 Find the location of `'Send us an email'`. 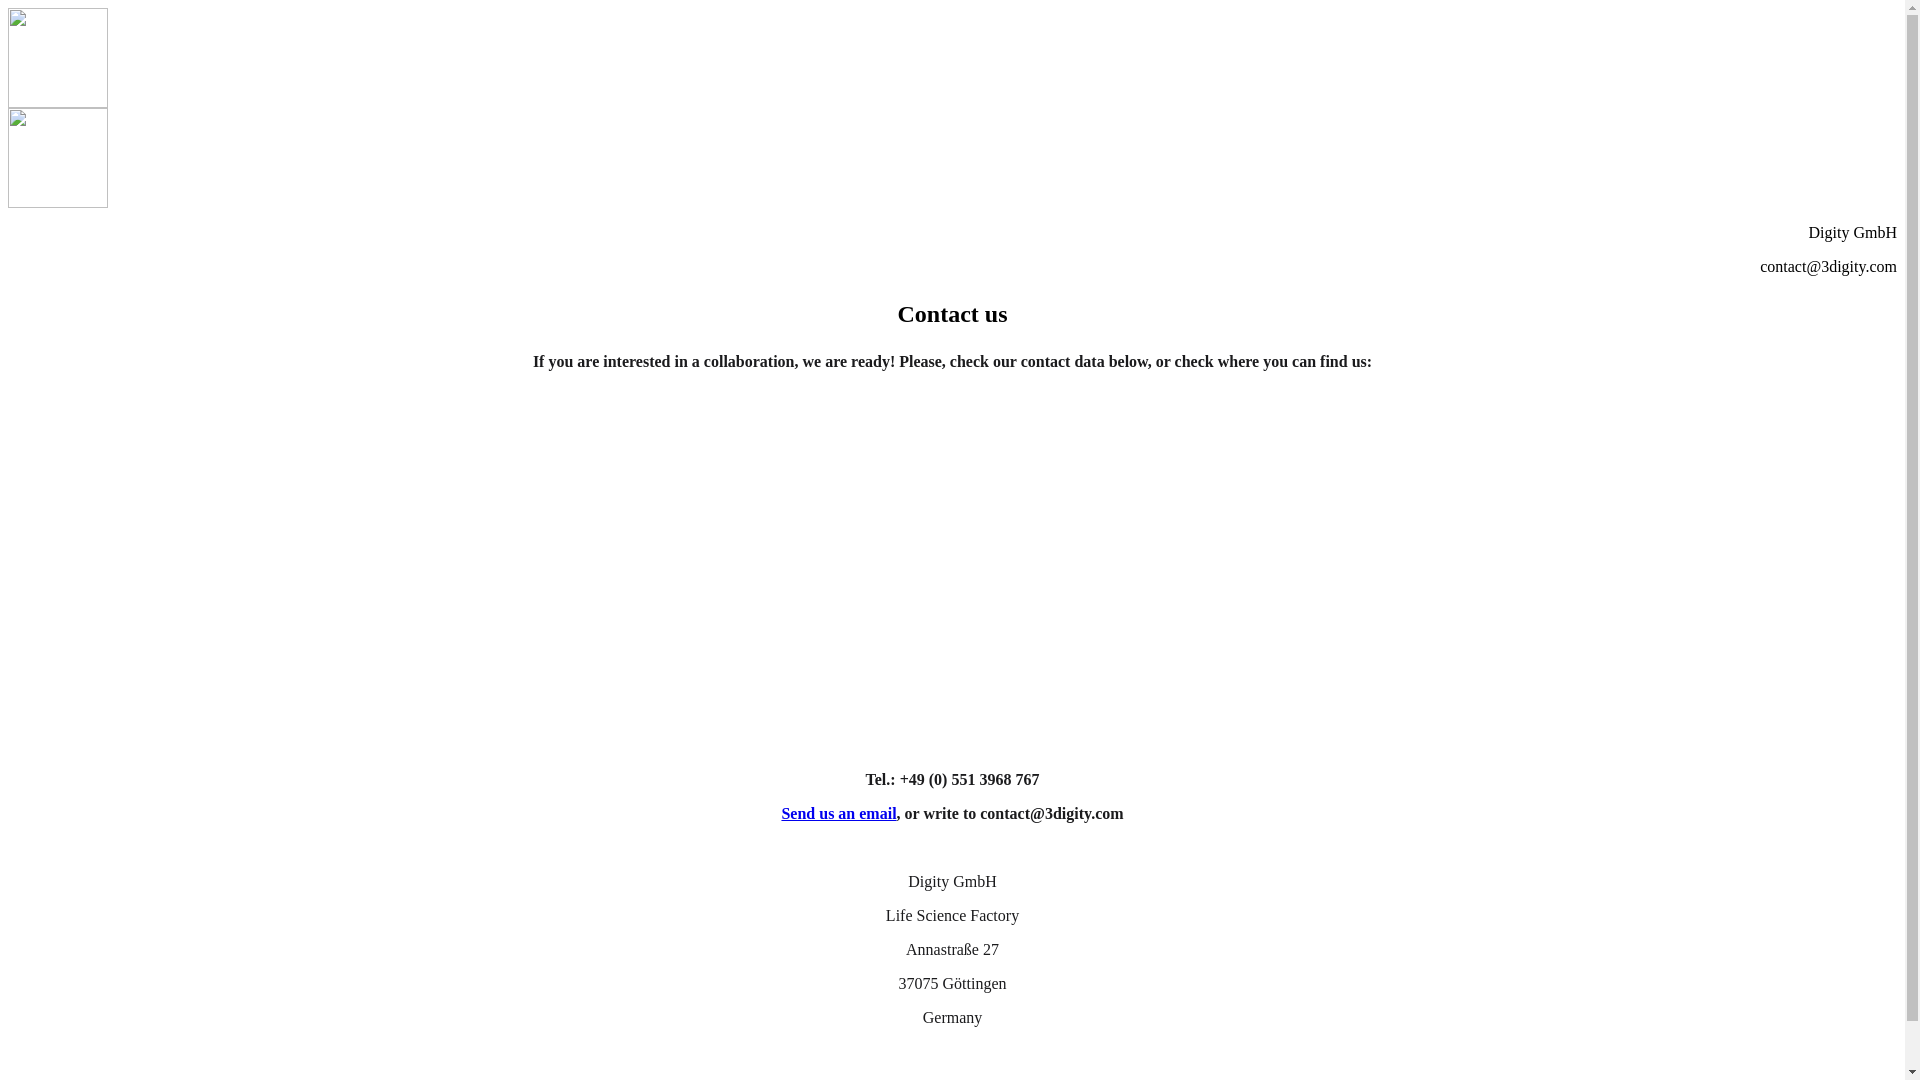

'Send us an email' is located at coordinates (780, 813).